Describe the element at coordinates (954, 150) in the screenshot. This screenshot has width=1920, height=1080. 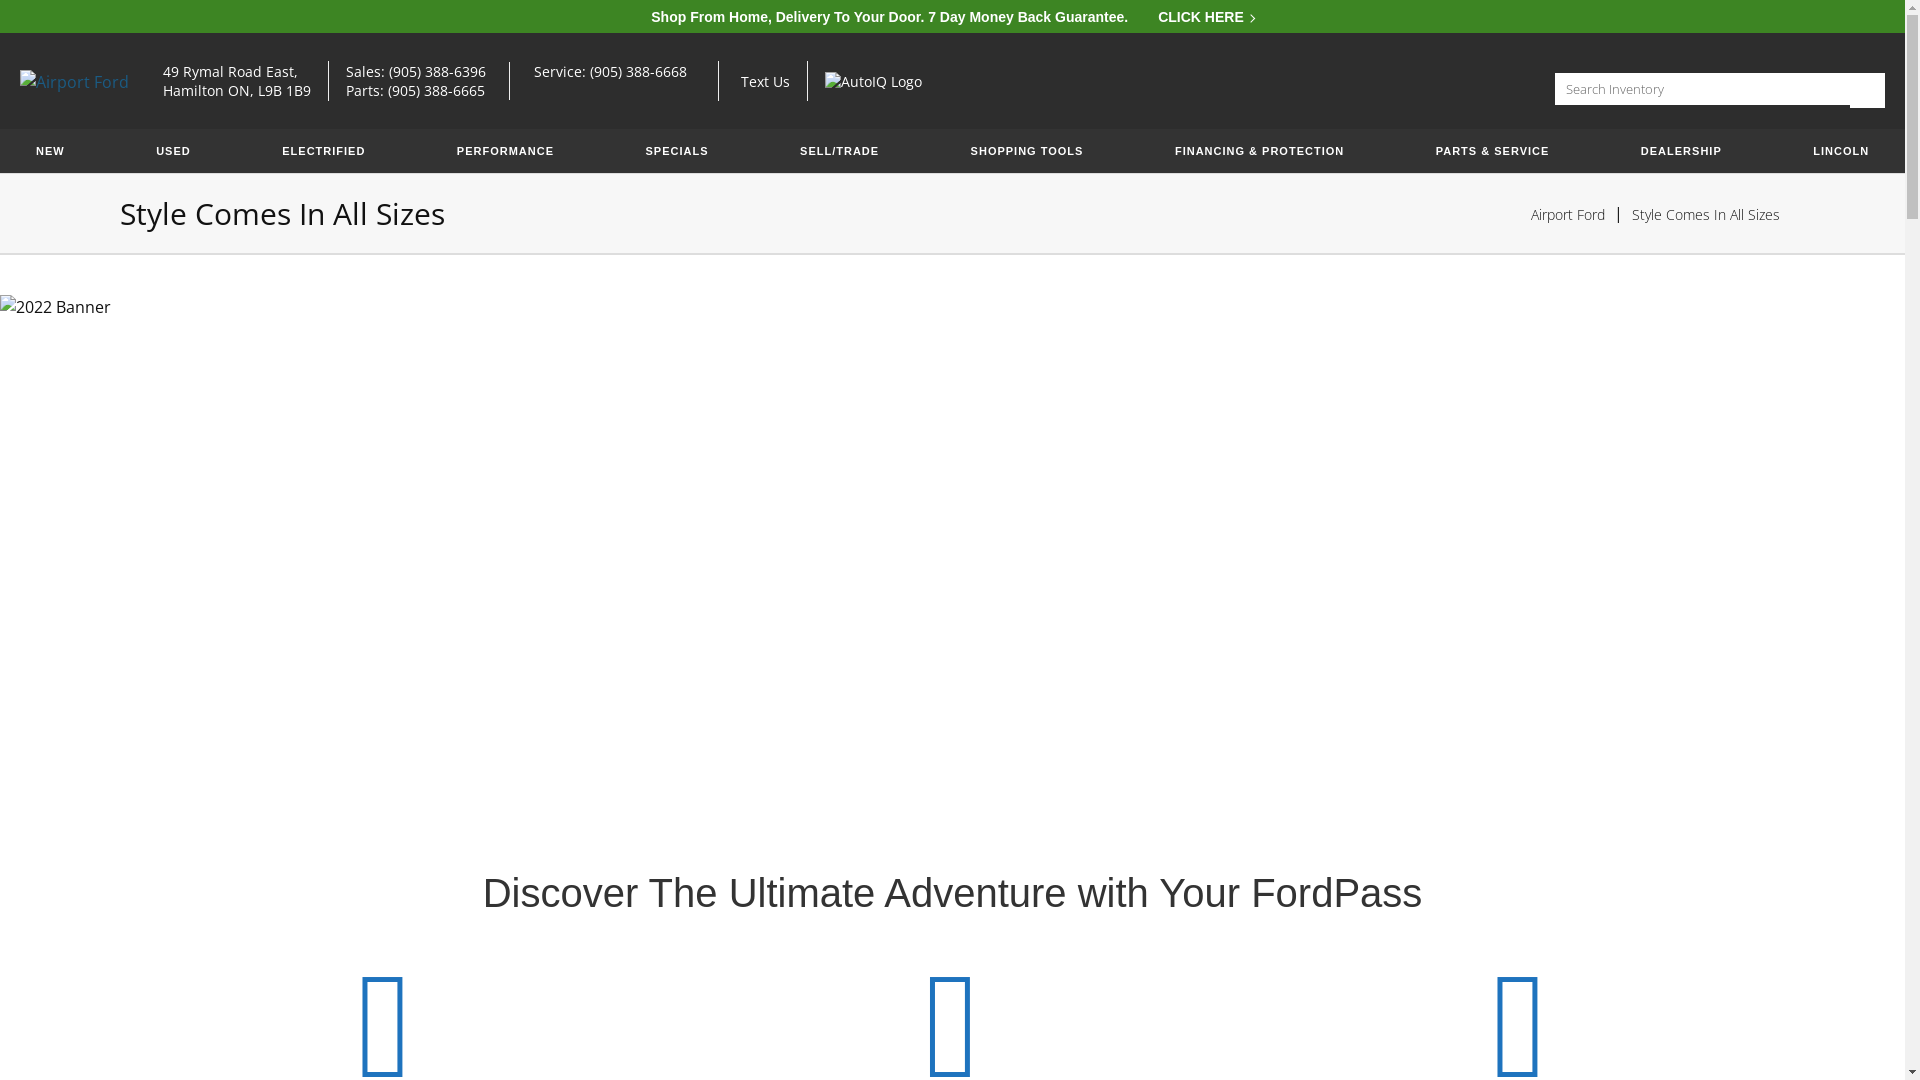
I see `'SHOPPING TOOLS'` at that location.